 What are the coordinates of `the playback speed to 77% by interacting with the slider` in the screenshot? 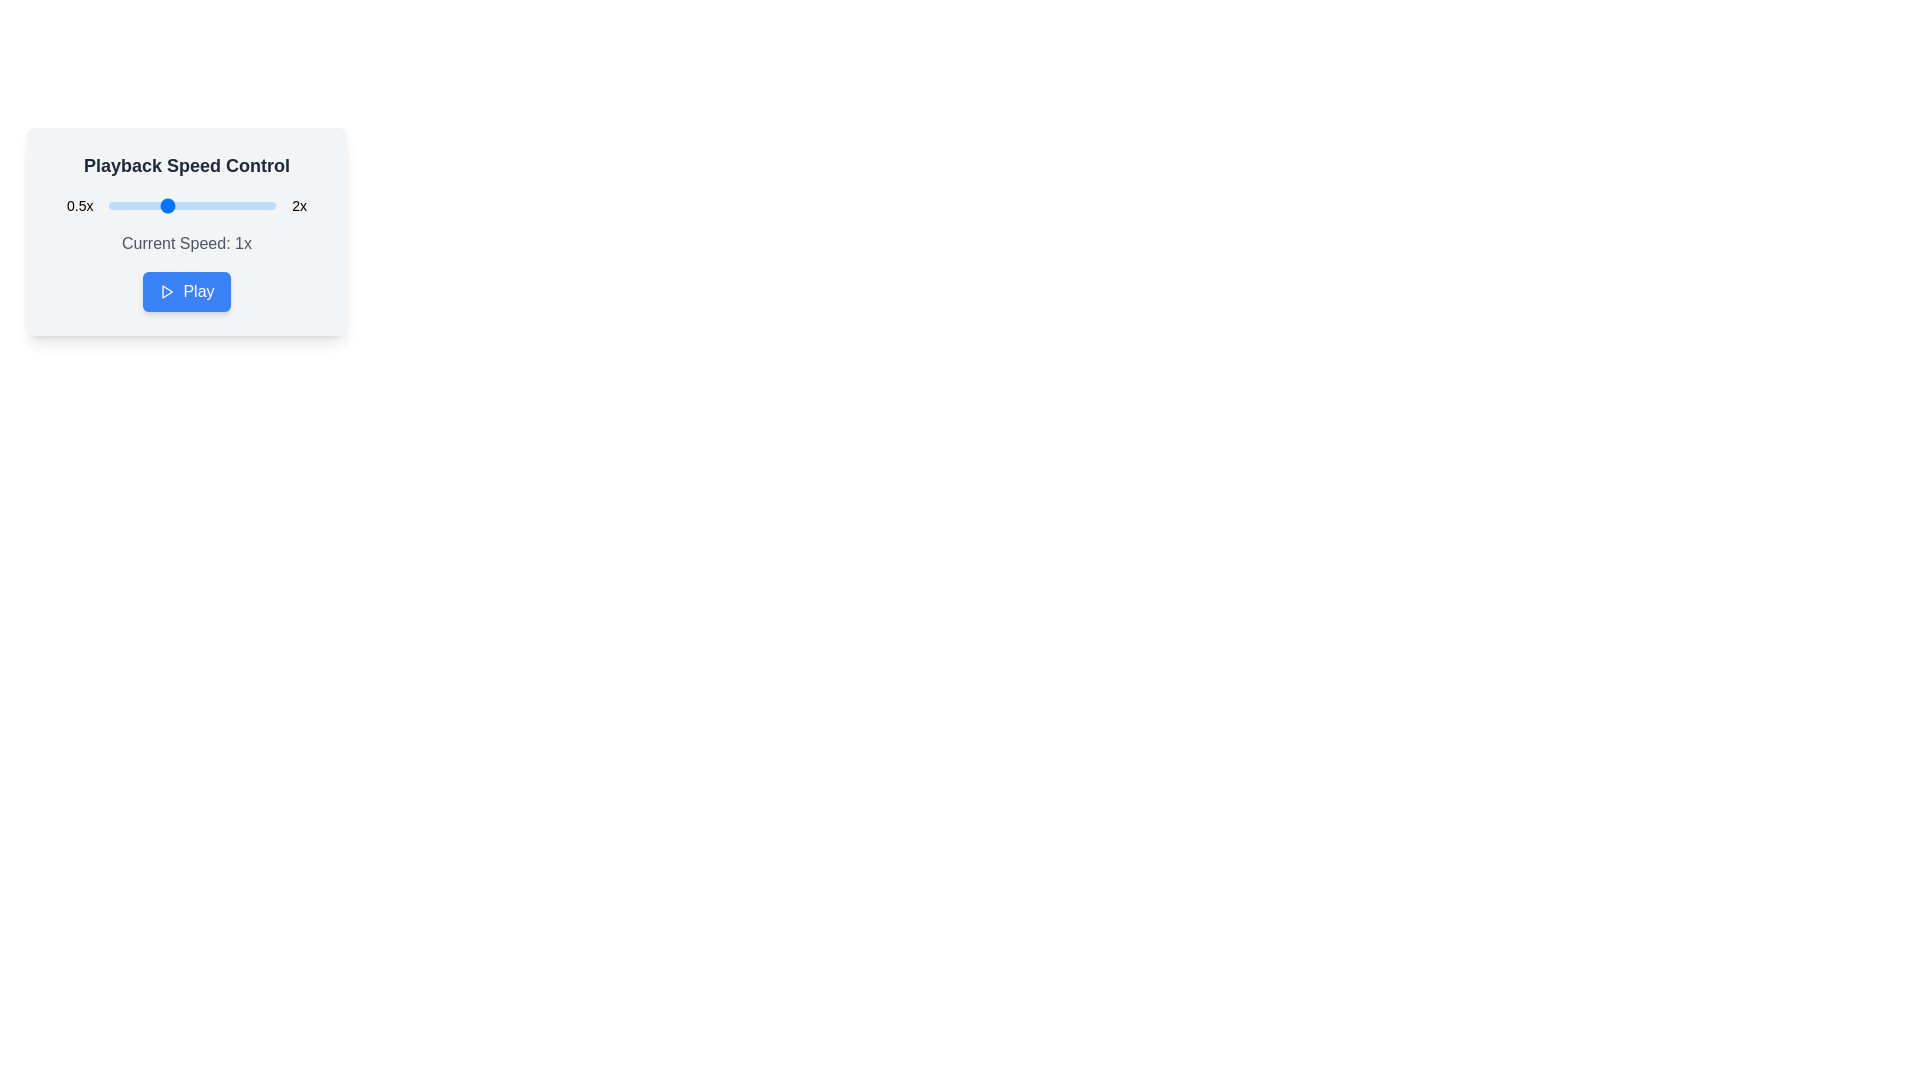 It's located at (138, 205).